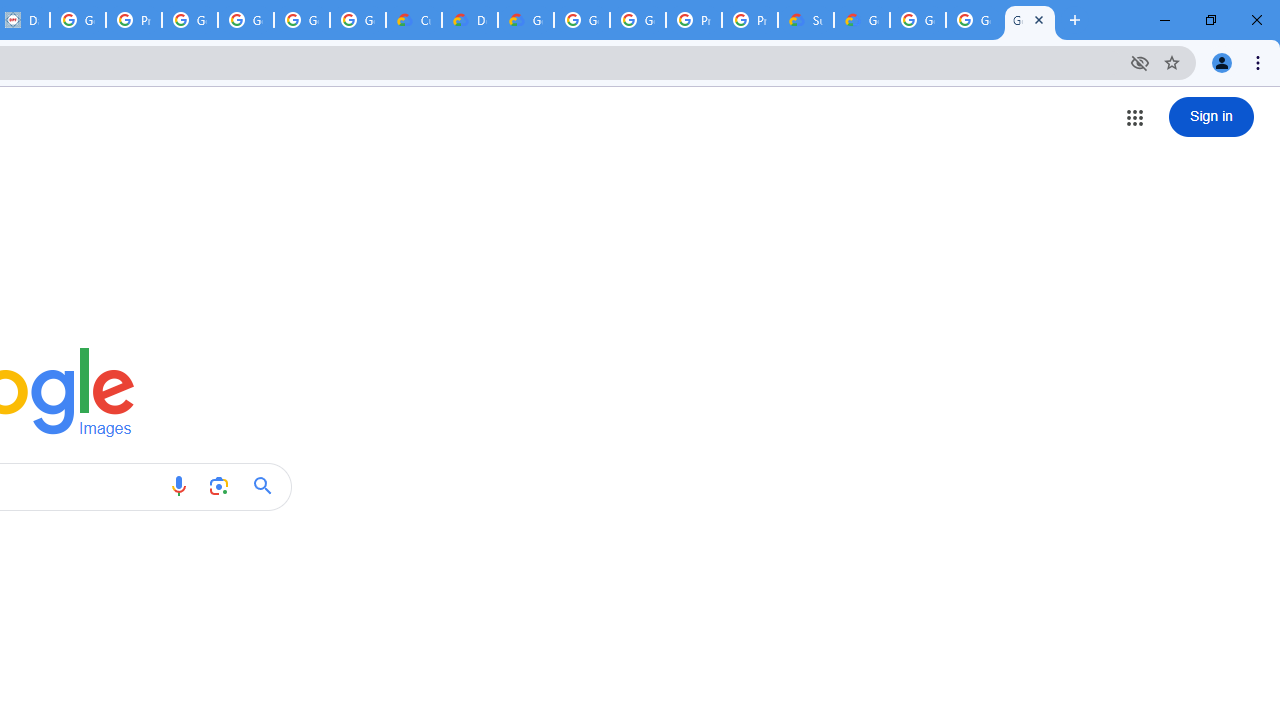 This screenshot has width=1280, height=720. What do you see at coordinates (862, 20) in the screenshot?
I see `'Google Cloud Service Health'` at bounding box center [862, 20].